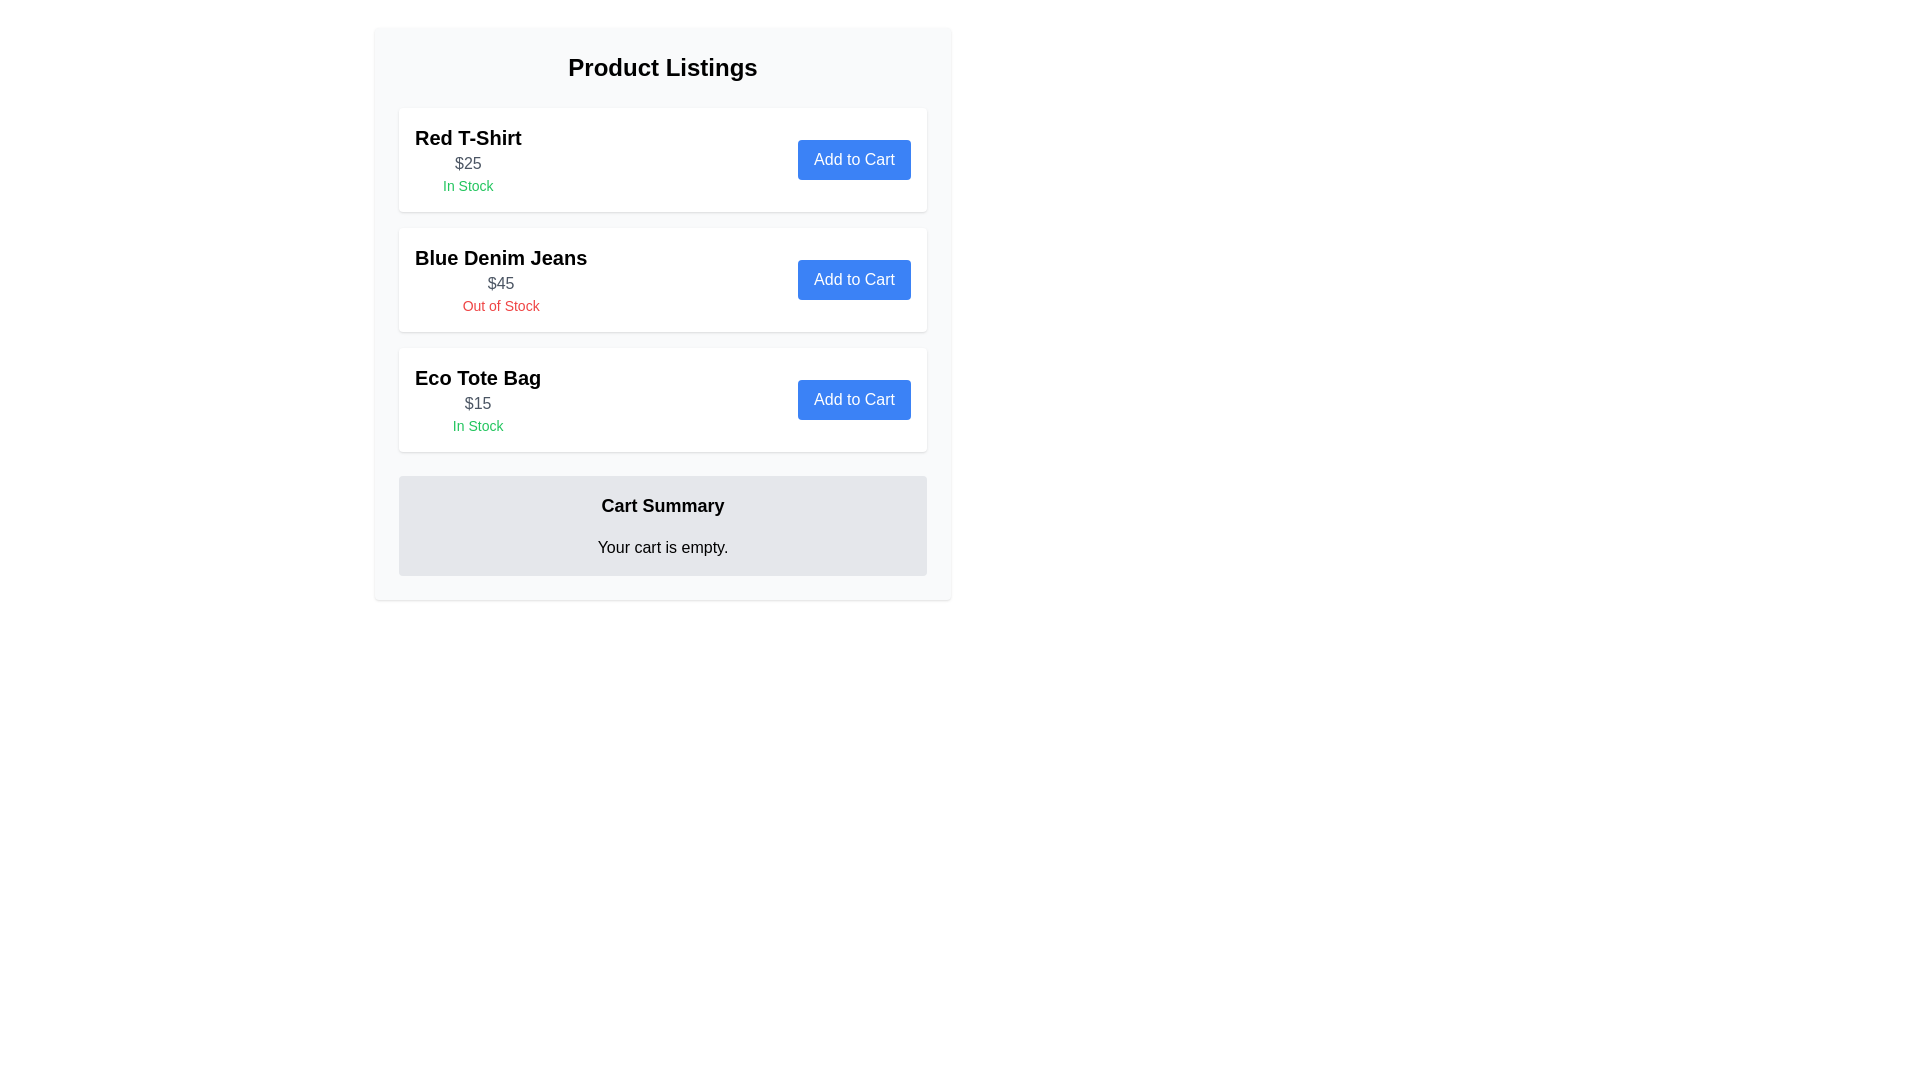 The width and height of the screenshot is (1920, 1080). I want to click on the text label displaying the price '$15' for the 'Eco Tote Bag', which is positioned between the title and status in the product listing block, so click(477, 404).